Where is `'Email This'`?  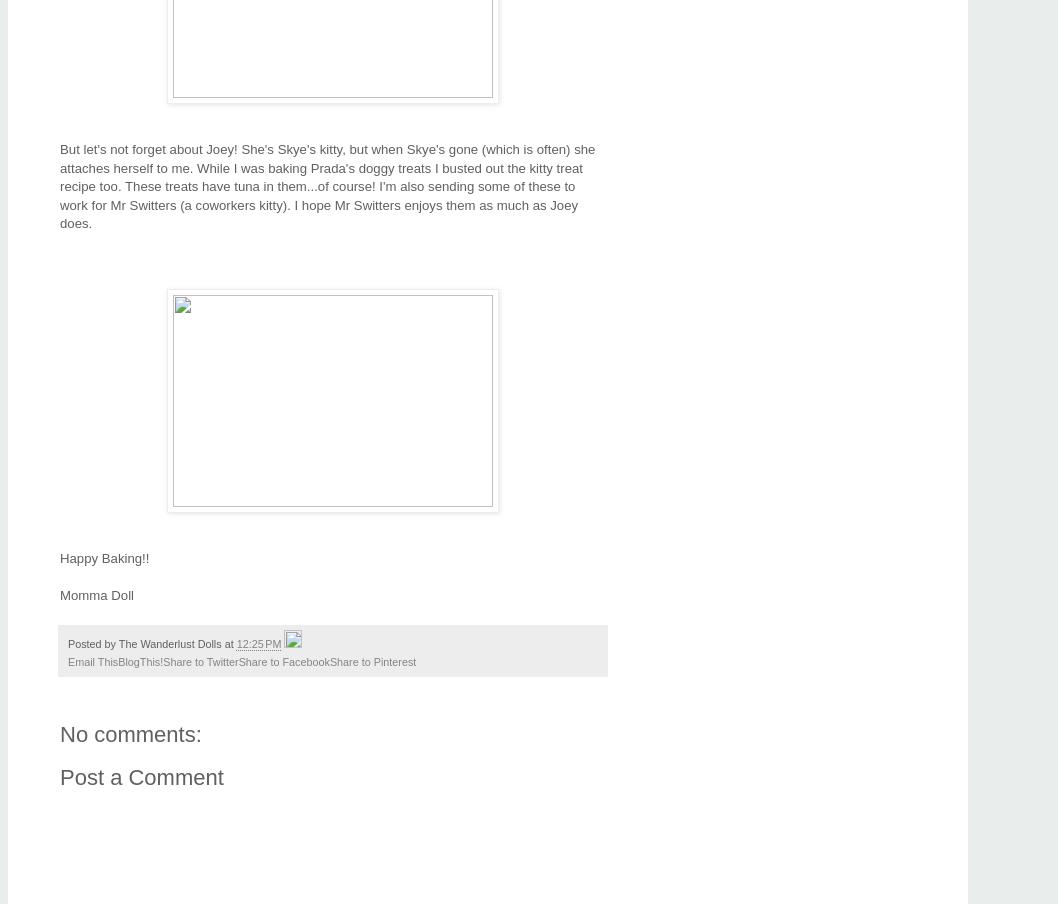 'Email This' is located at coordinates (91, 661).